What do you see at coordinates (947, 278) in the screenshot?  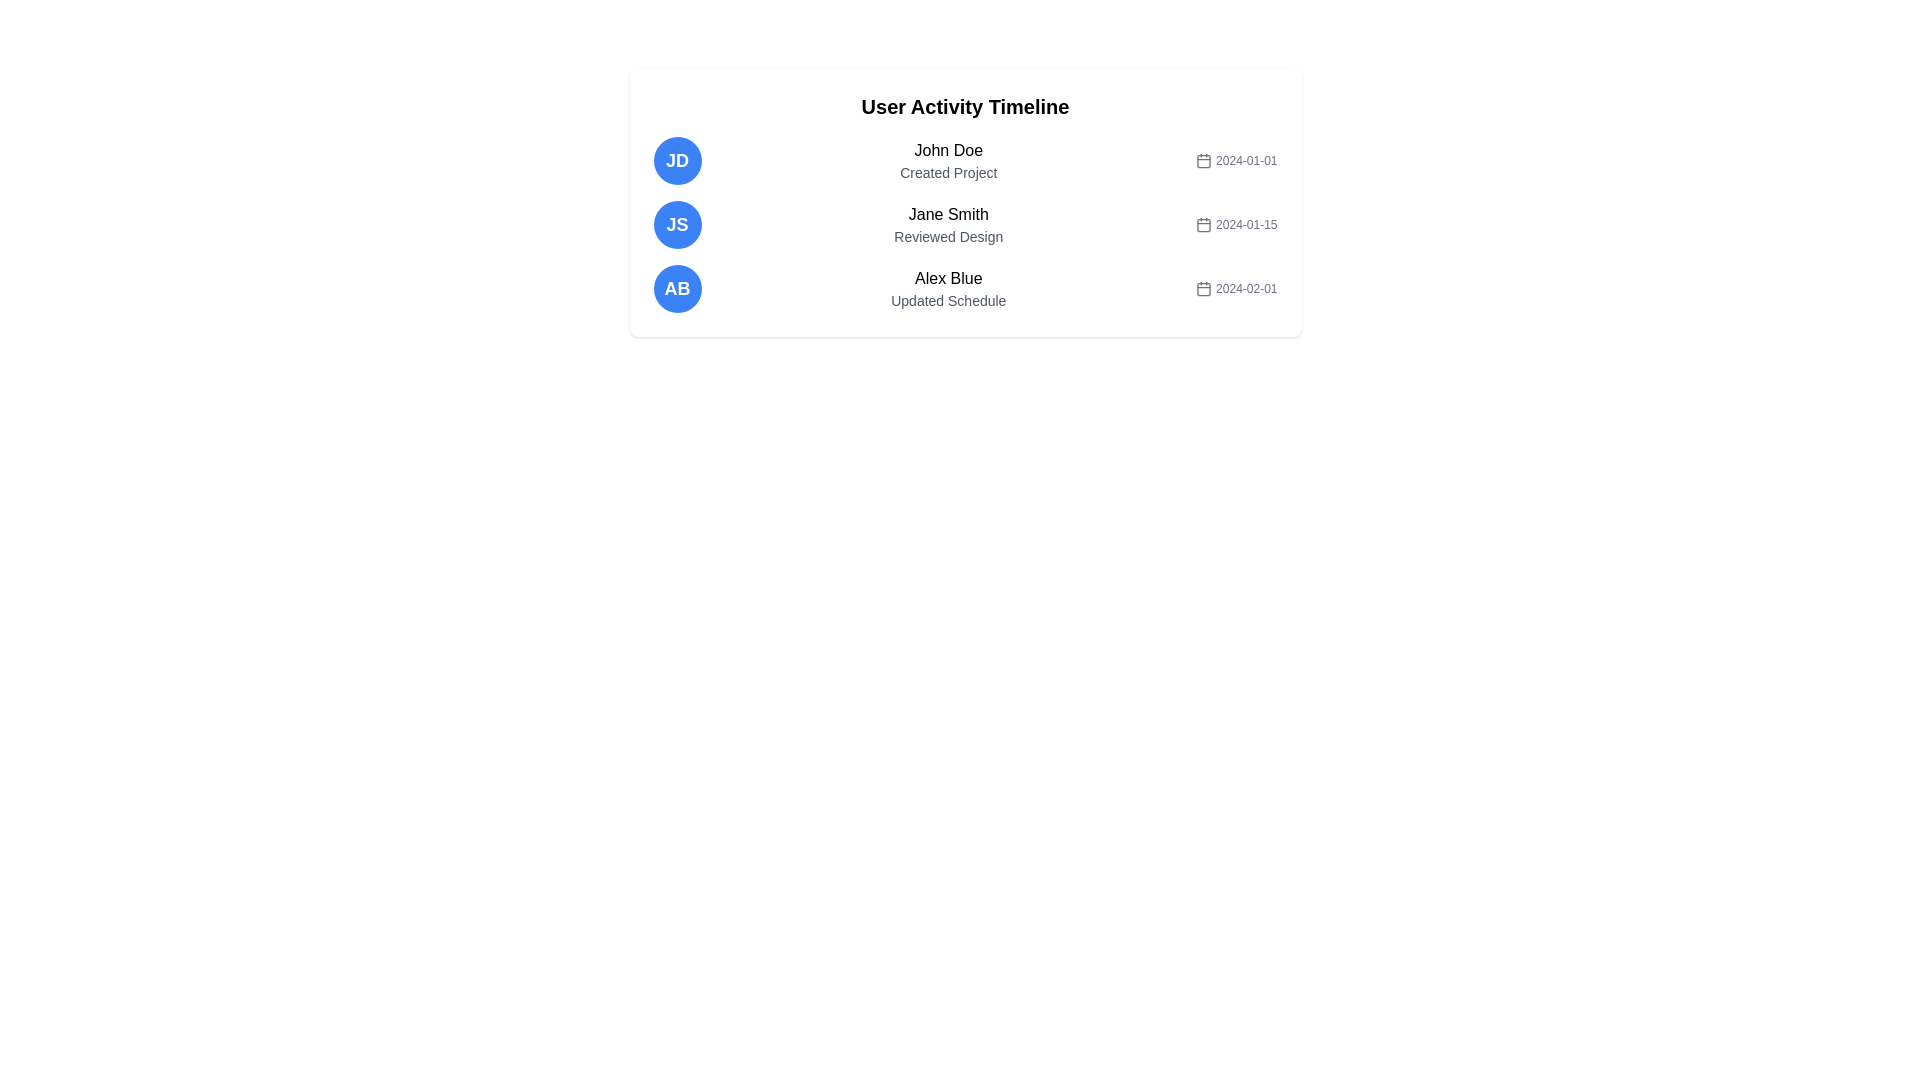 I see `the Text Label that identifies the user's name associated with the activity timeline, positioned to the right of the circular avatar labeled 'AB'` at bounding box center [947, 278].